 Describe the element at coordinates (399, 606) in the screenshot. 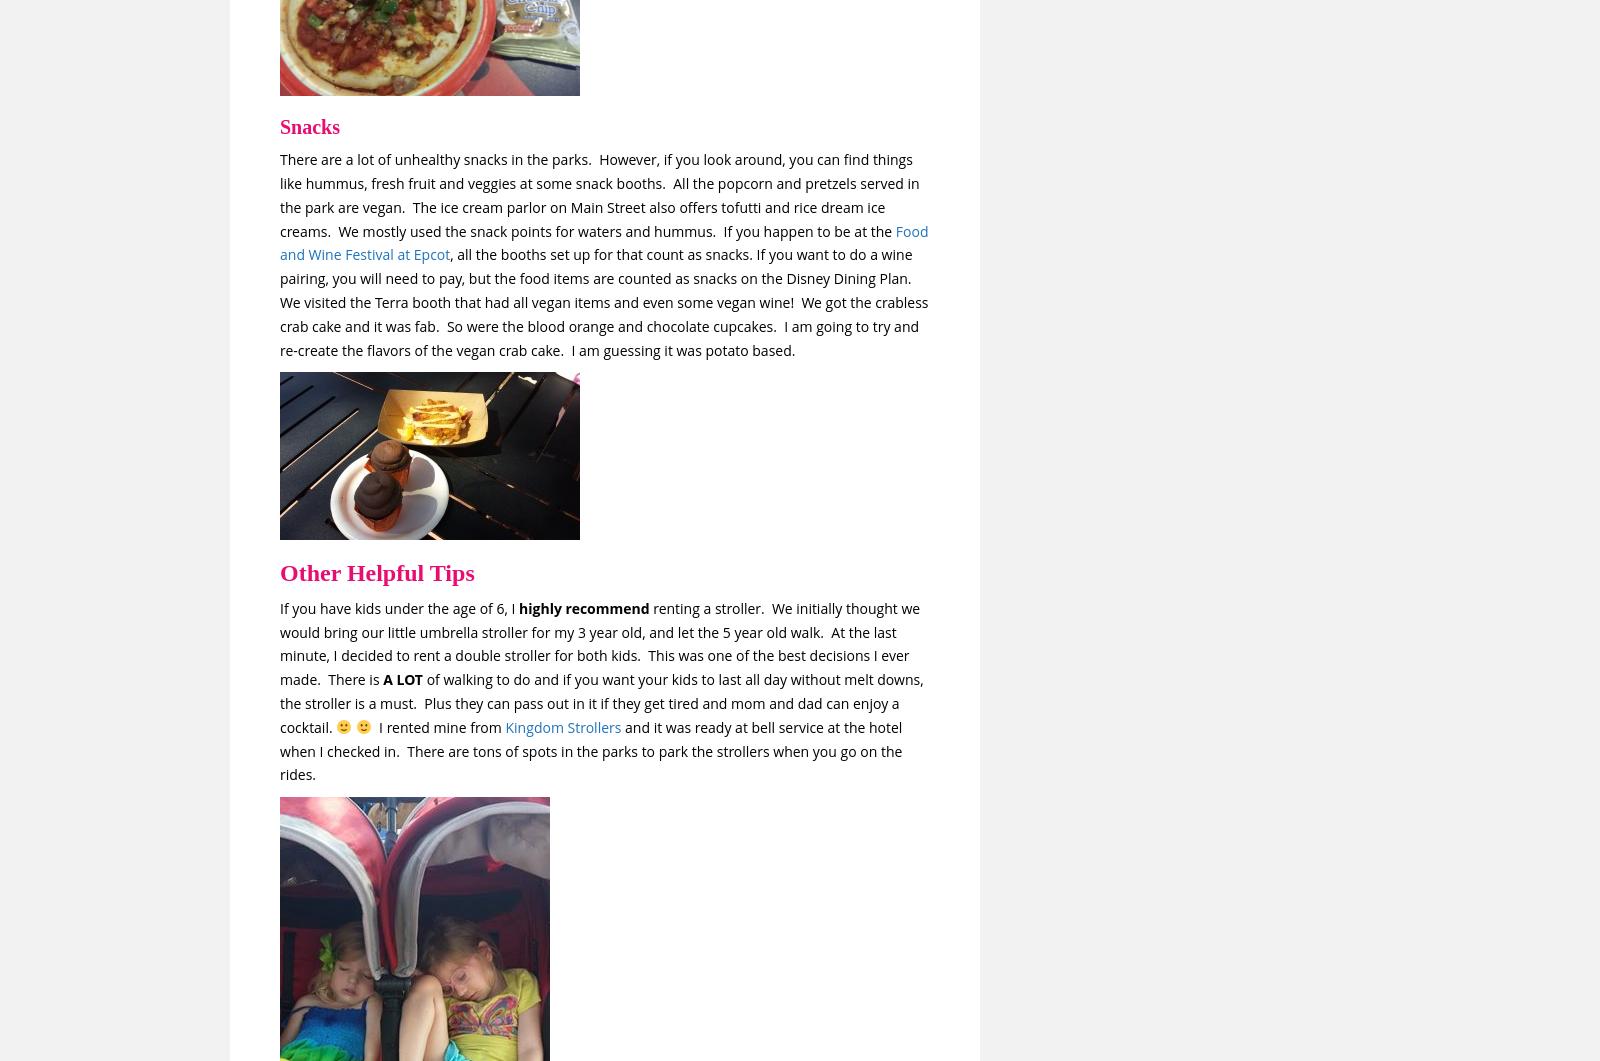

I see `'If you have kids under the age of 6, I'` at that location.